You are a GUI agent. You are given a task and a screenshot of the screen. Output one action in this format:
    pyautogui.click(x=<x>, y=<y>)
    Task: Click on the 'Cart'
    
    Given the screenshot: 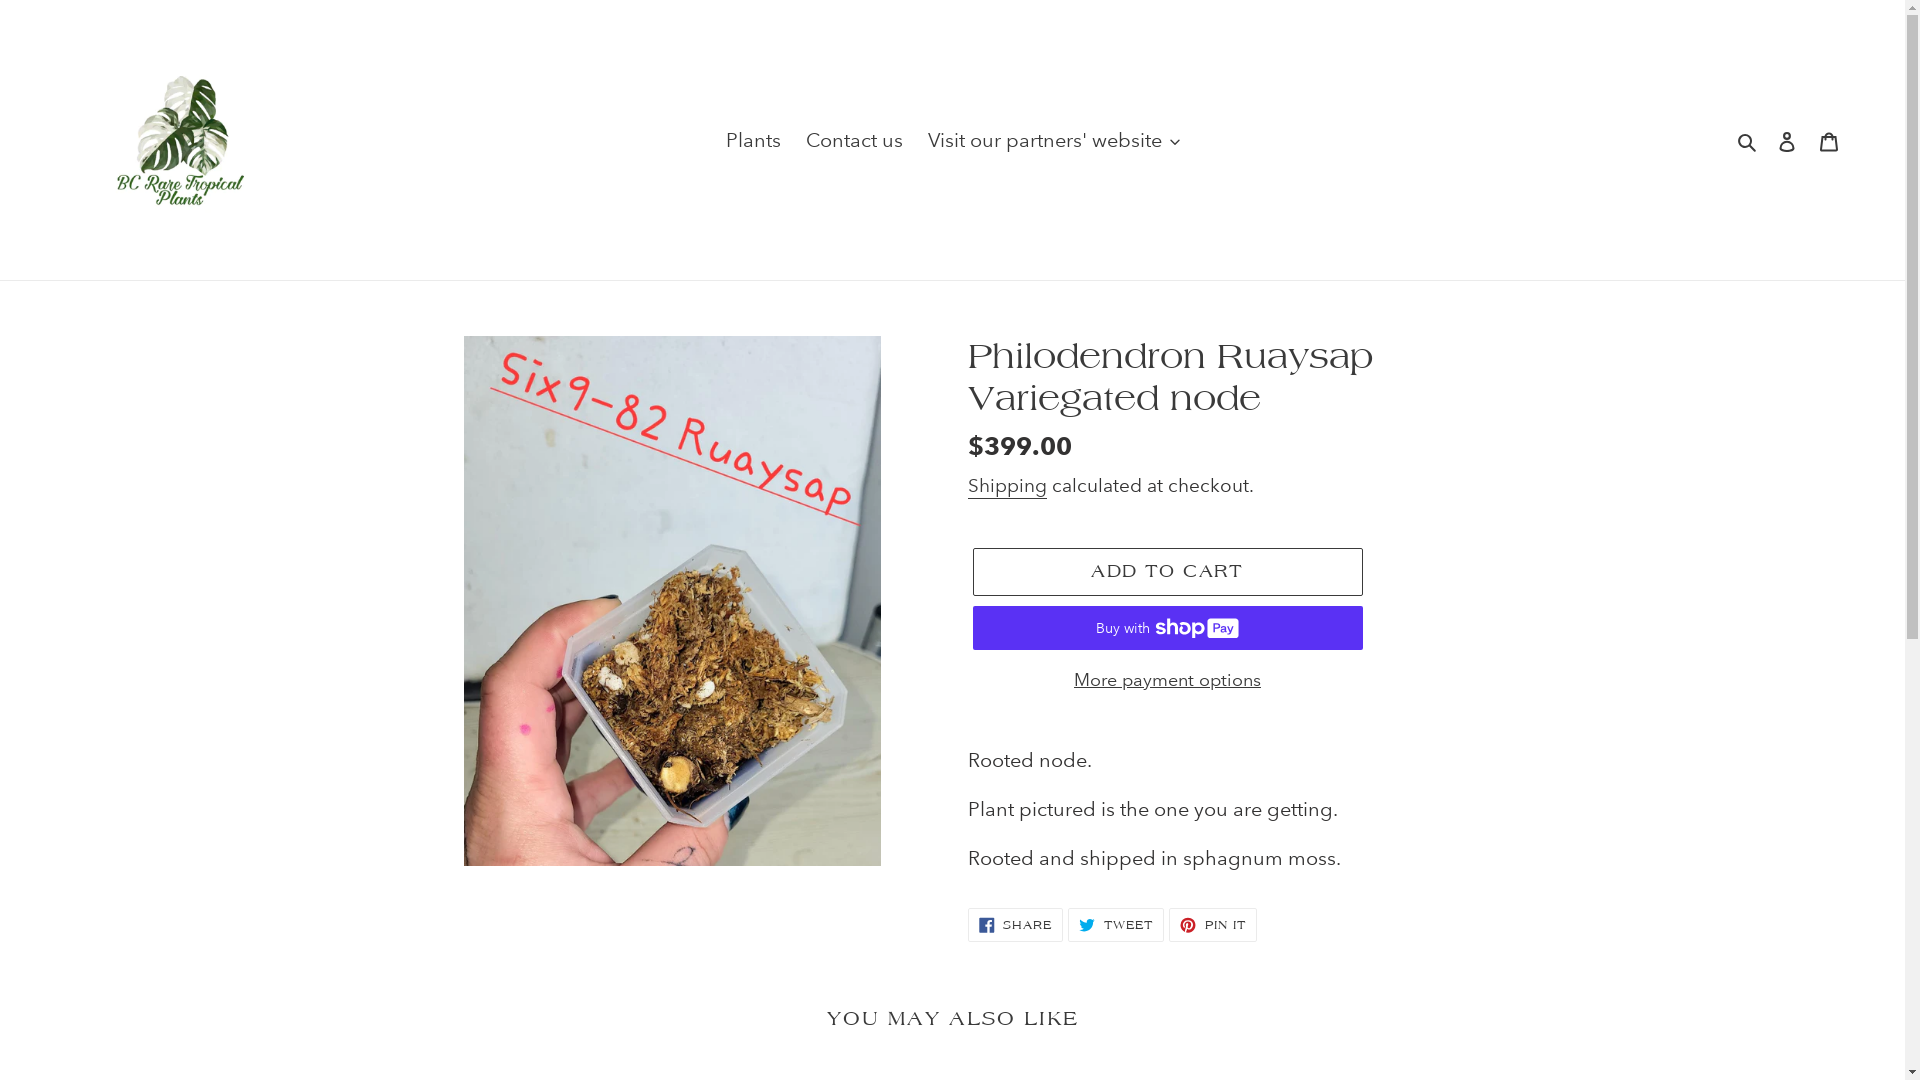 What is the action you would take?
    pyautogui.click(x=1828, y=138)
    